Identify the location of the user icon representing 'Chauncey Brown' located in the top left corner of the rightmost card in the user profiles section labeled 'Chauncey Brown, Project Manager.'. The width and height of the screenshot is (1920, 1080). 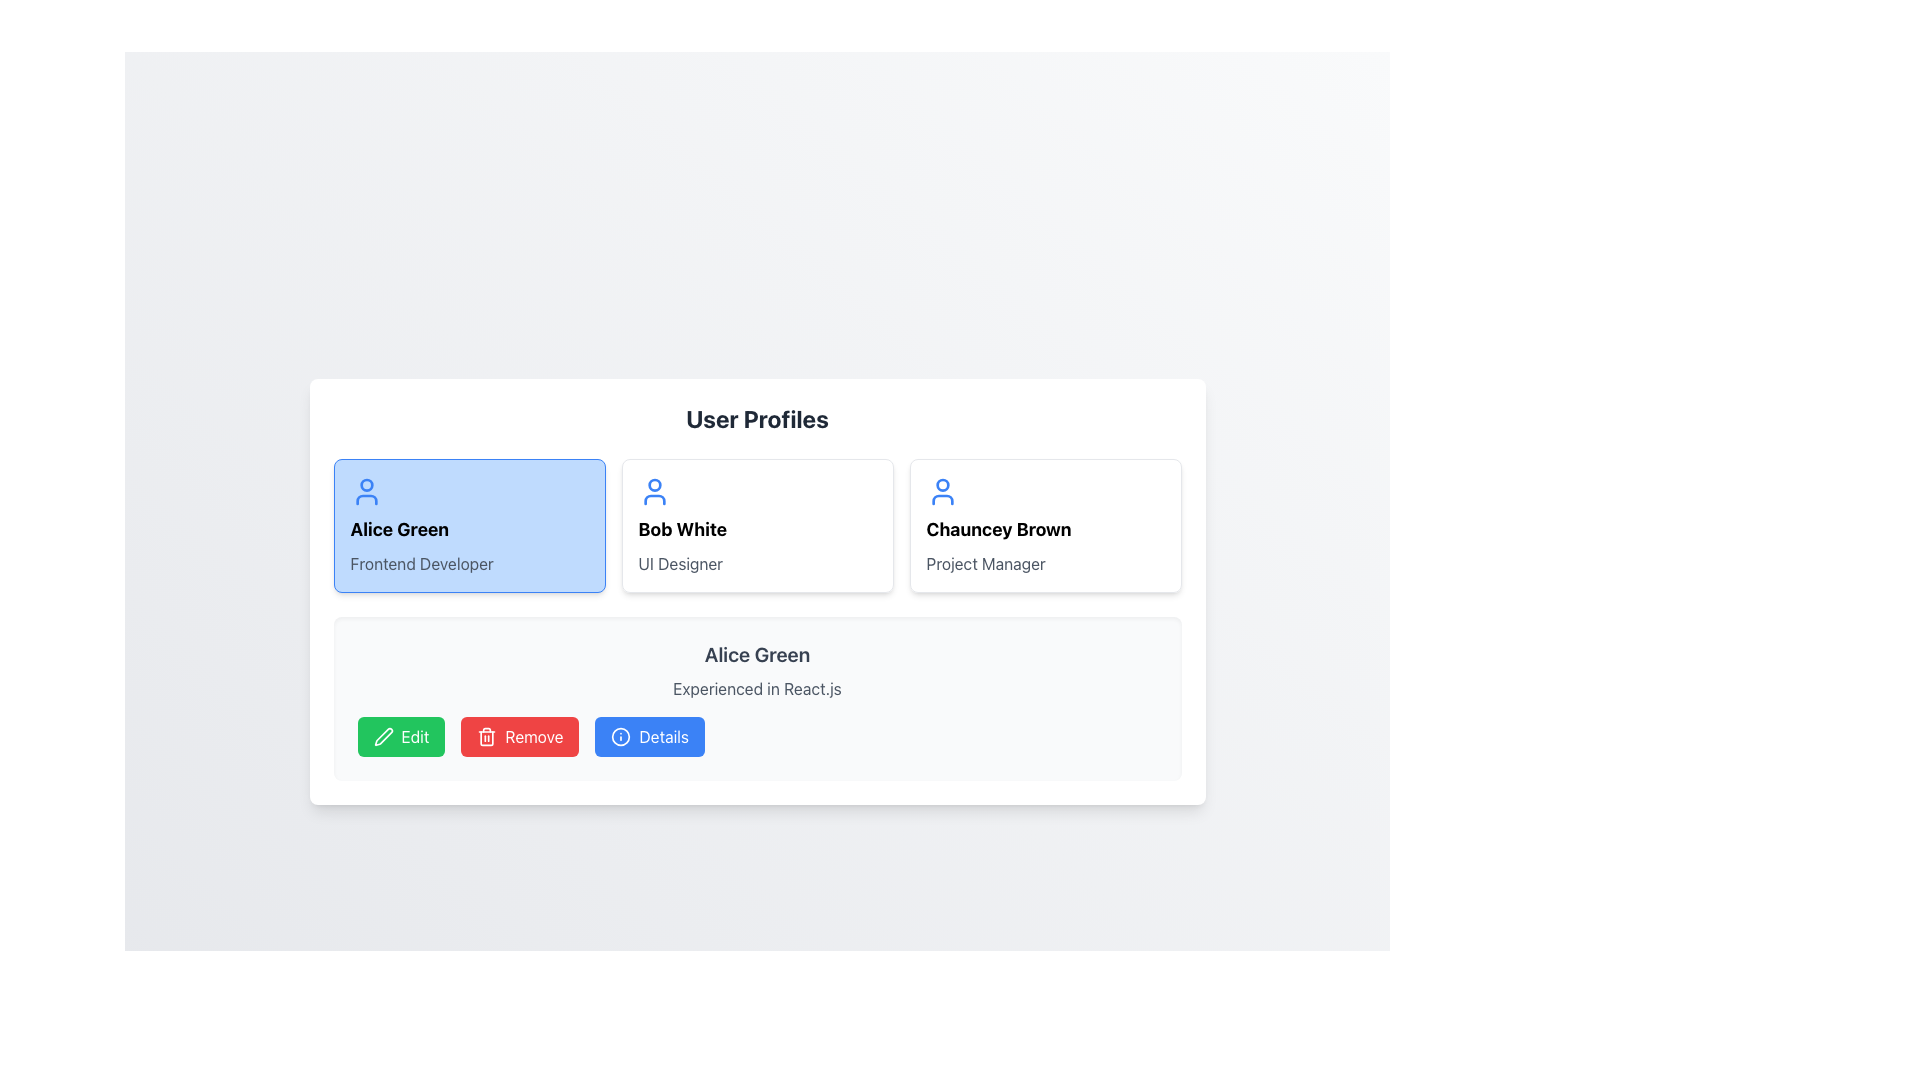
(941, 492).